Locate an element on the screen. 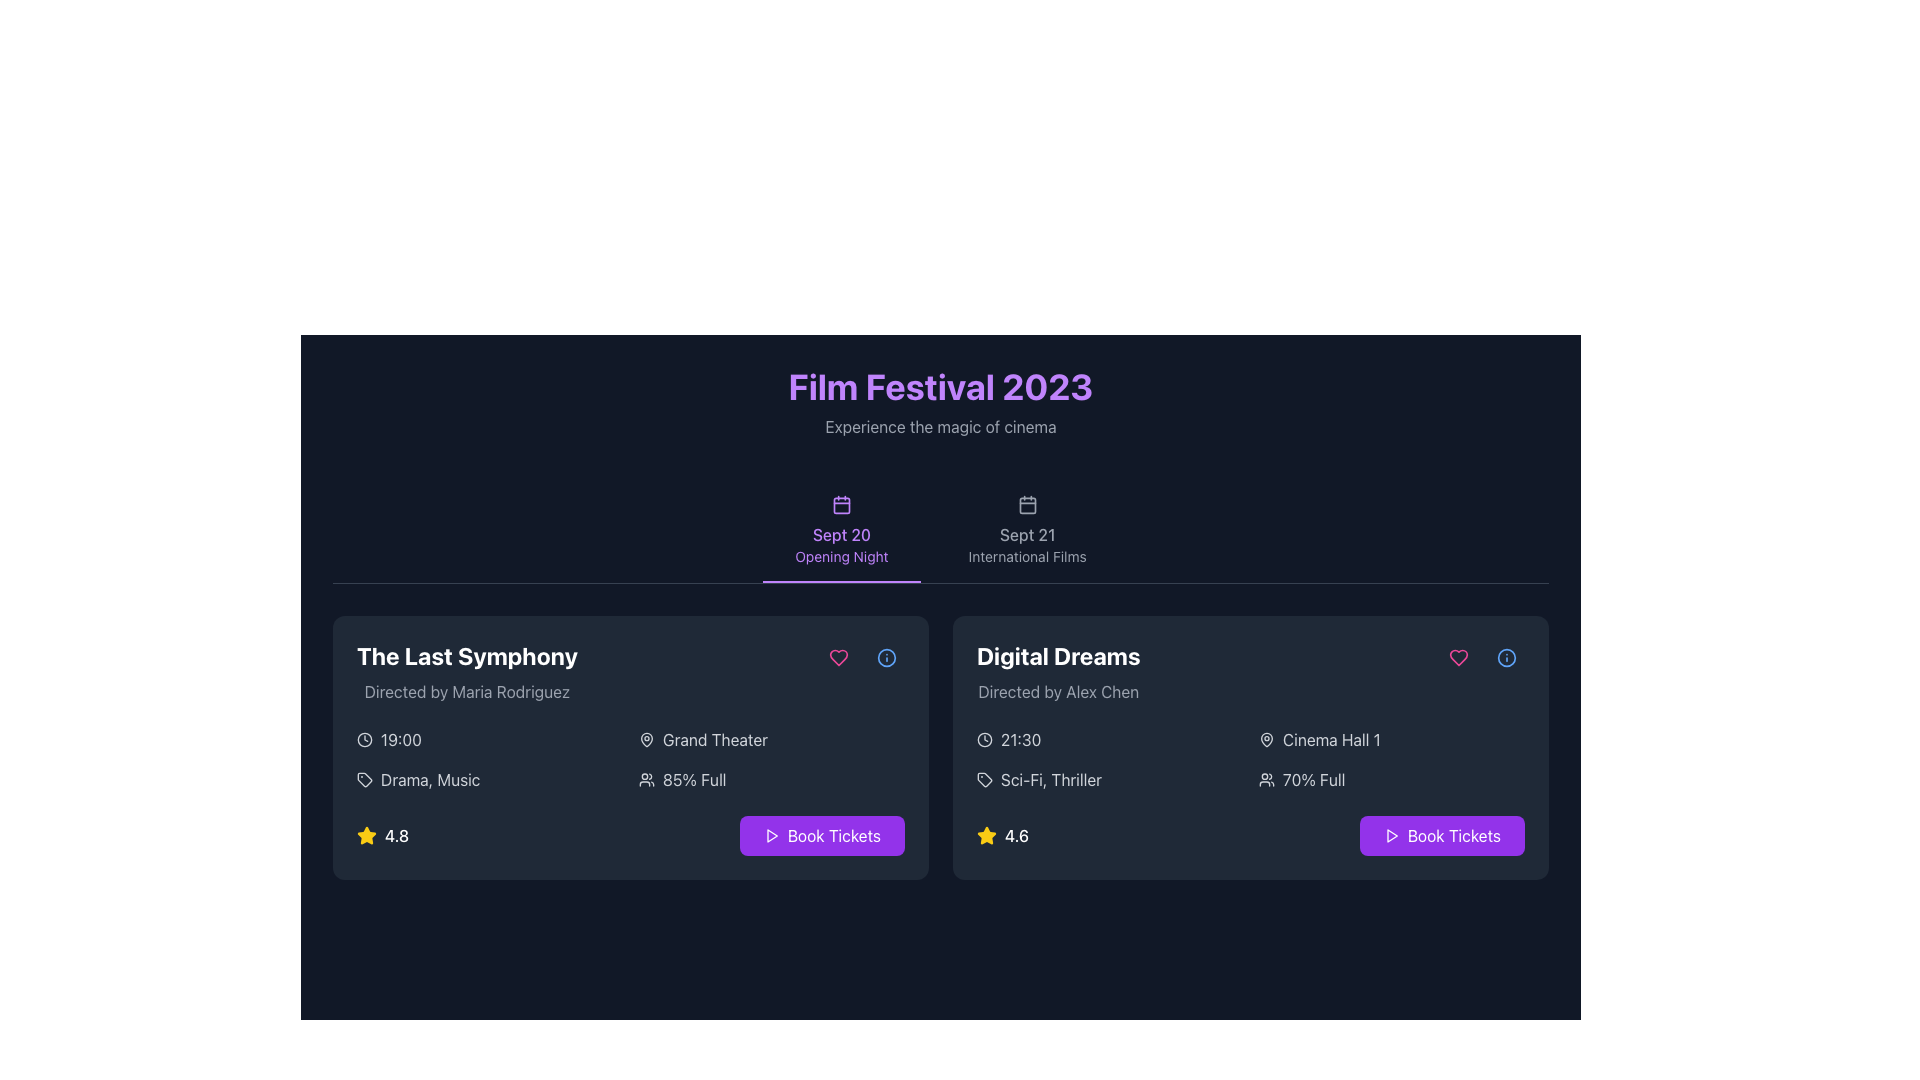  the location pin icon within the text group labeled 'Grand Theater', which is located is located at coordinates (647, 740).